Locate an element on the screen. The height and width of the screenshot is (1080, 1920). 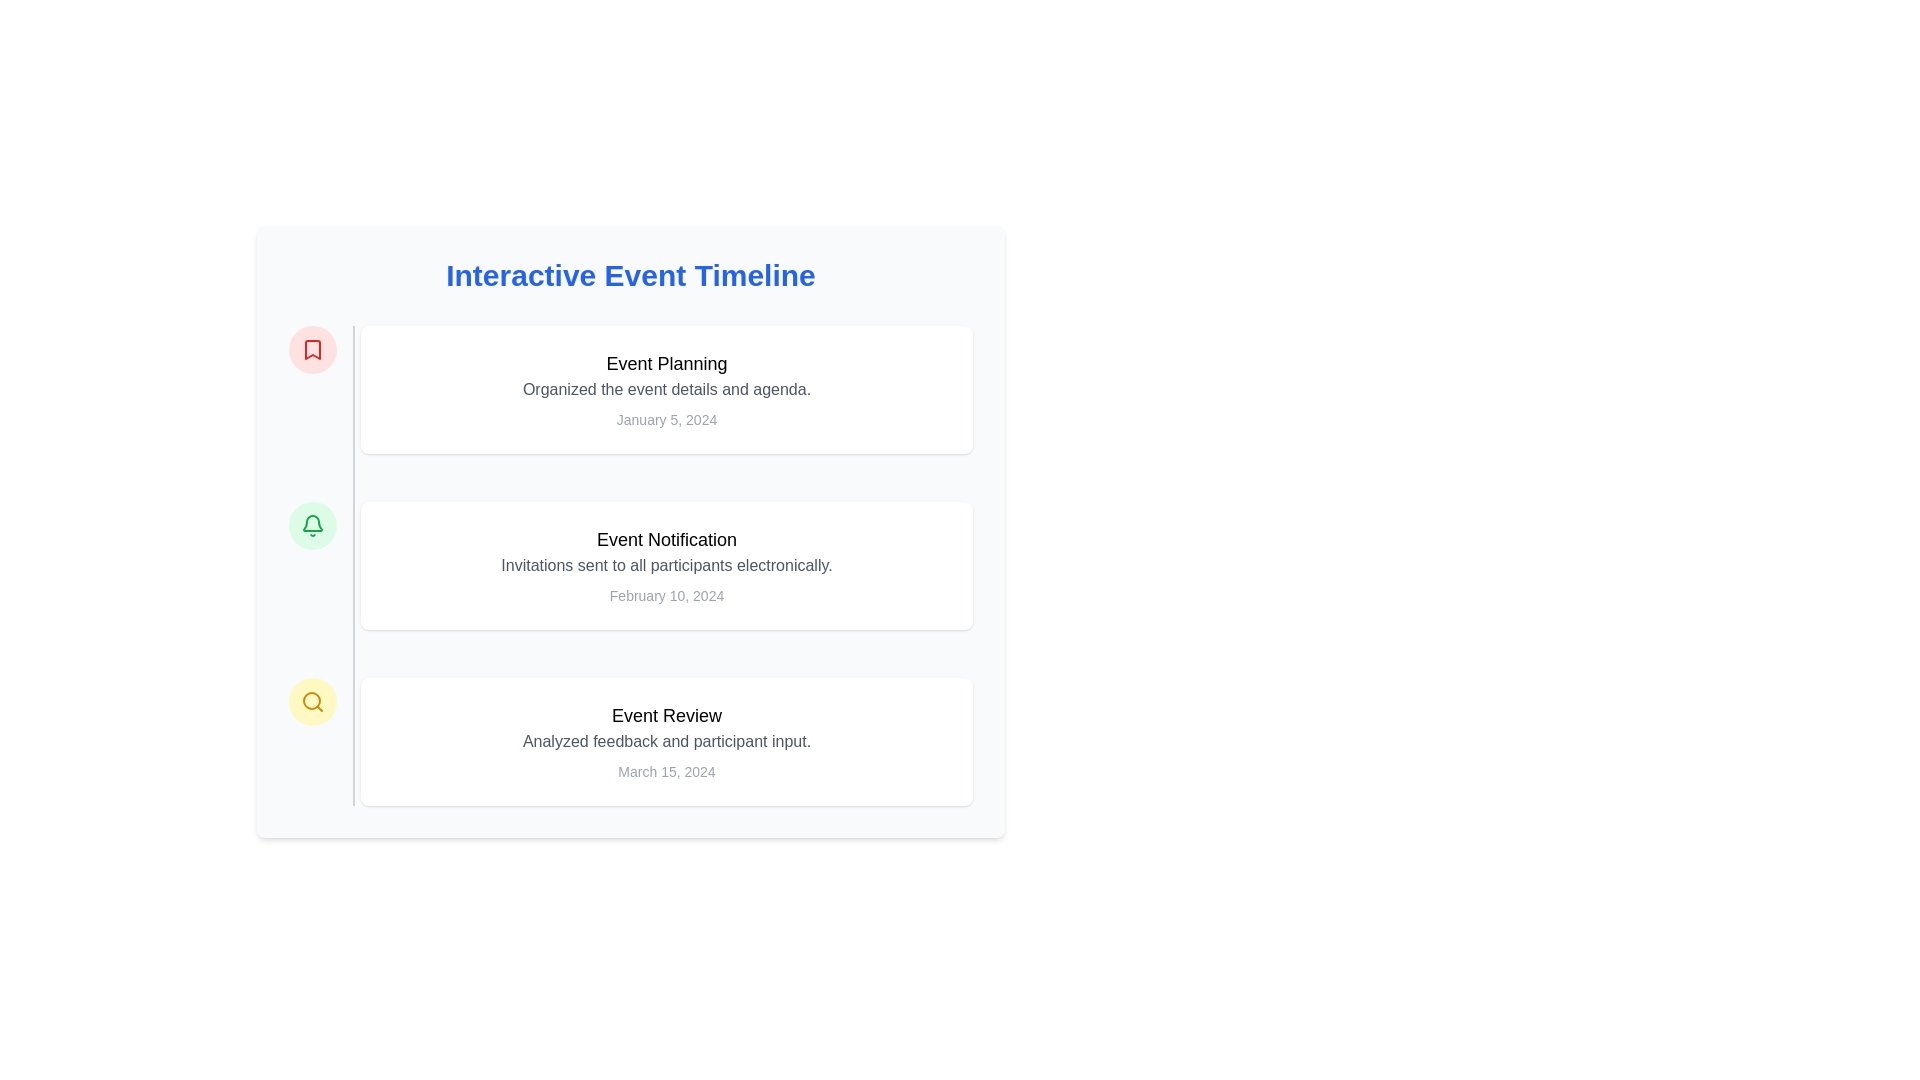
the bookmark icon located at the top-left corner of the interface, aligned with the 'Interactive Event Timeline' title is located at coordinates (311, 349).